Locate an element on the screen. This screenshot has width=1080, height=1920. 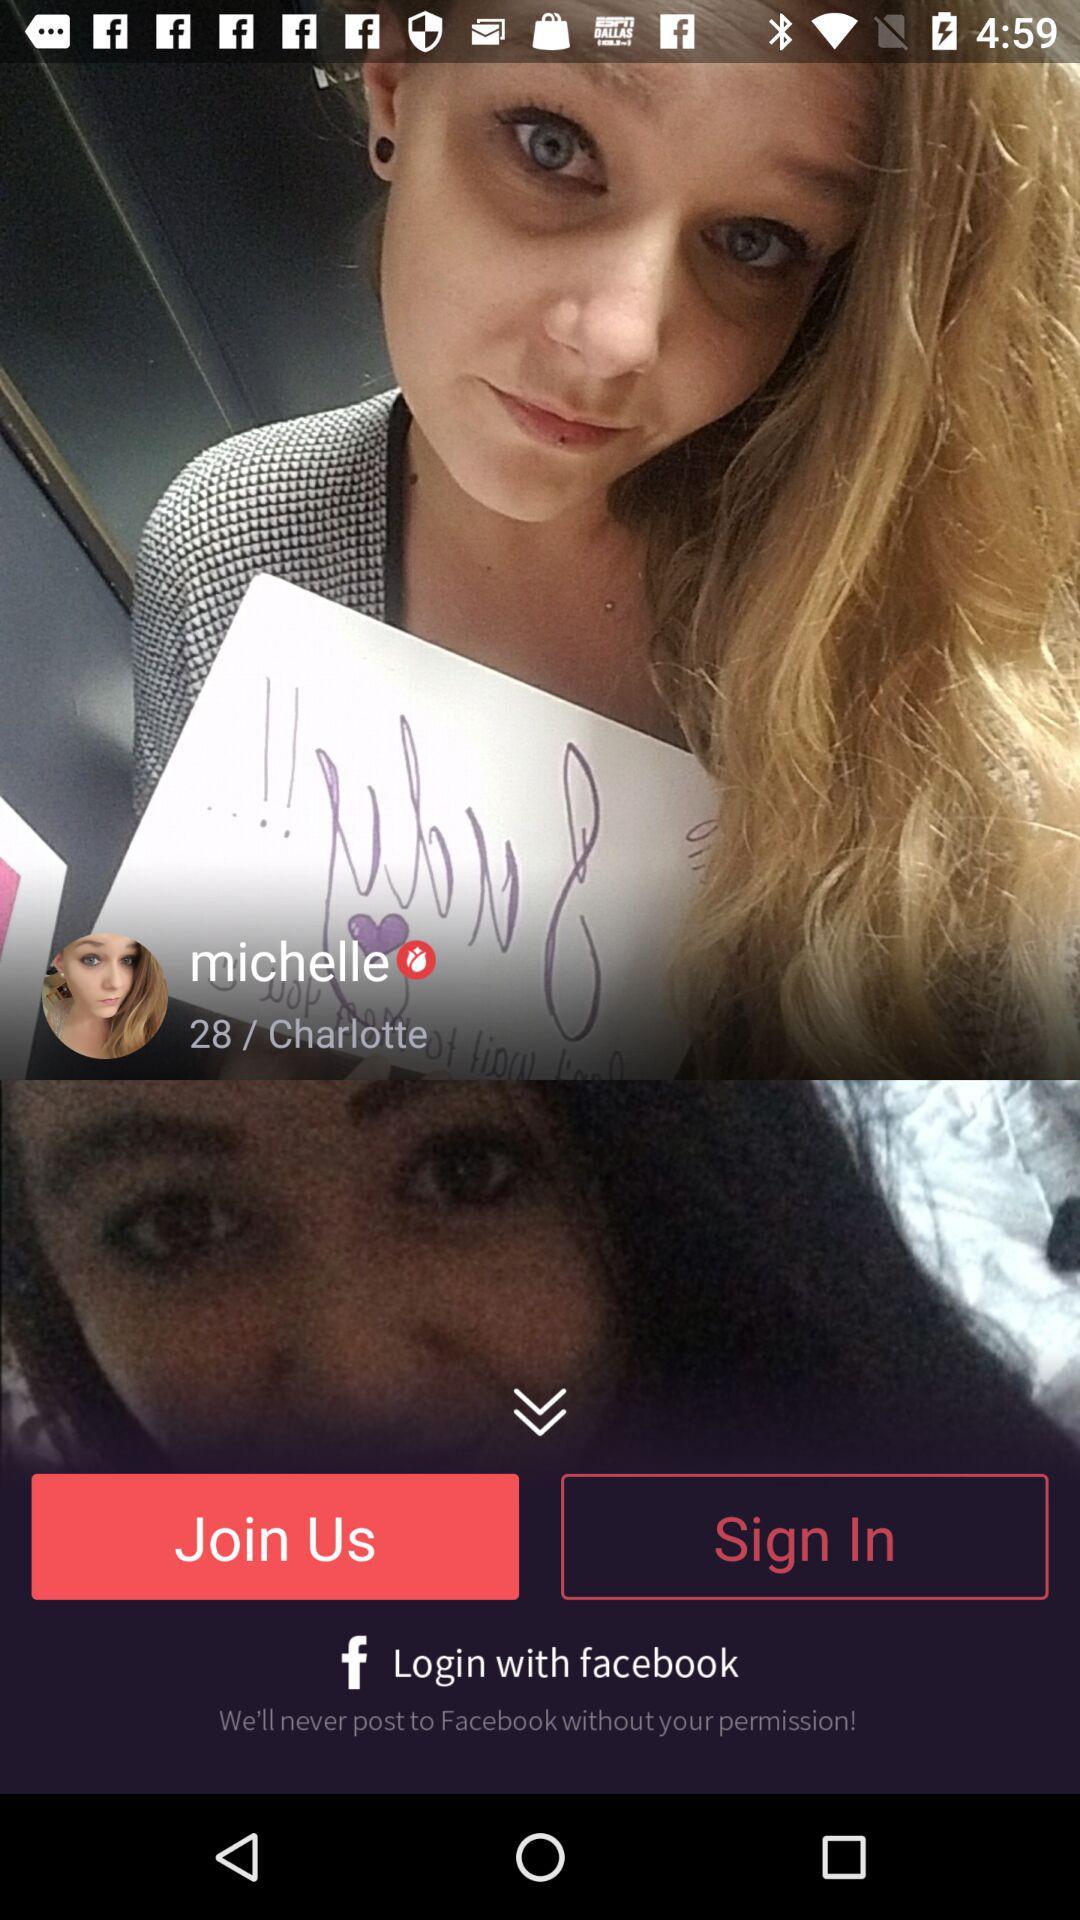
the icon next to sign in item is located at coordinates (275, 1535).